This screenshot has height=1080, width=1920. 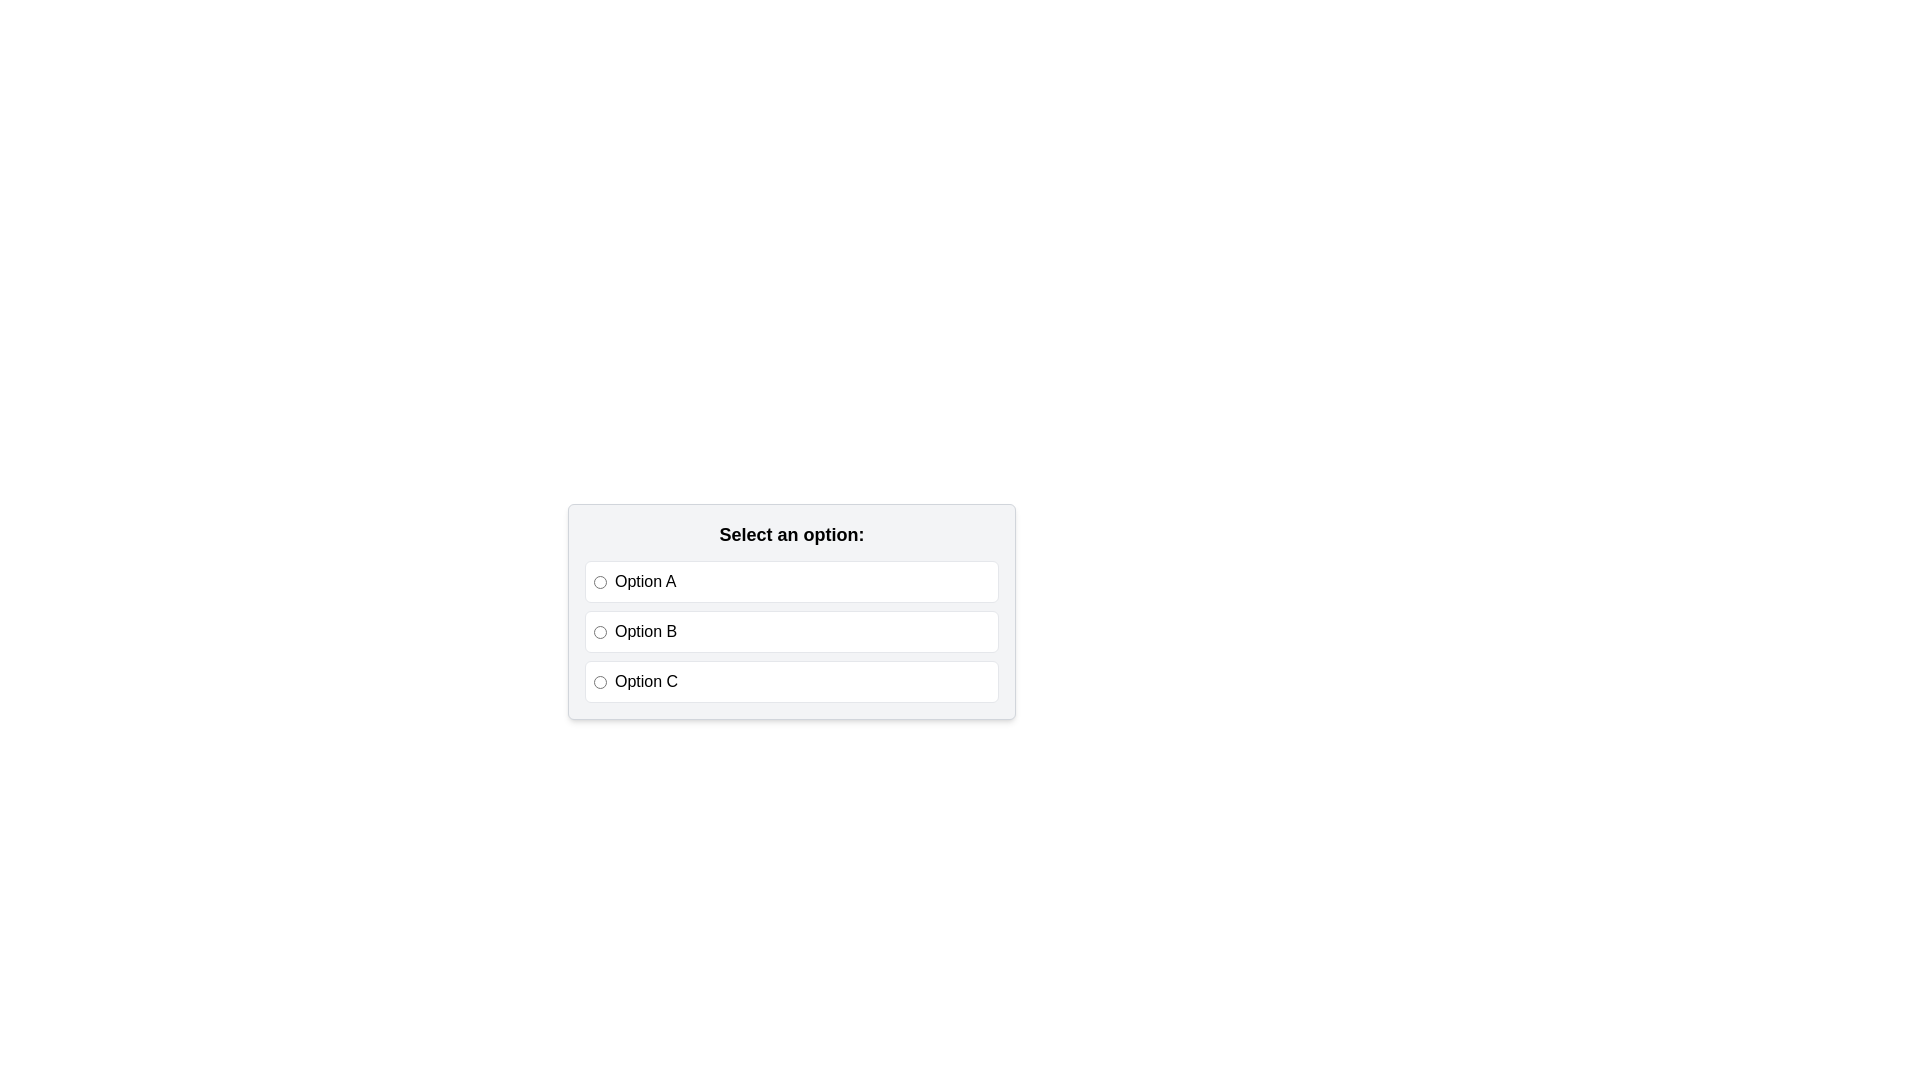 I want to click on the 'Option A' radio button, so click(x=791, y=582).